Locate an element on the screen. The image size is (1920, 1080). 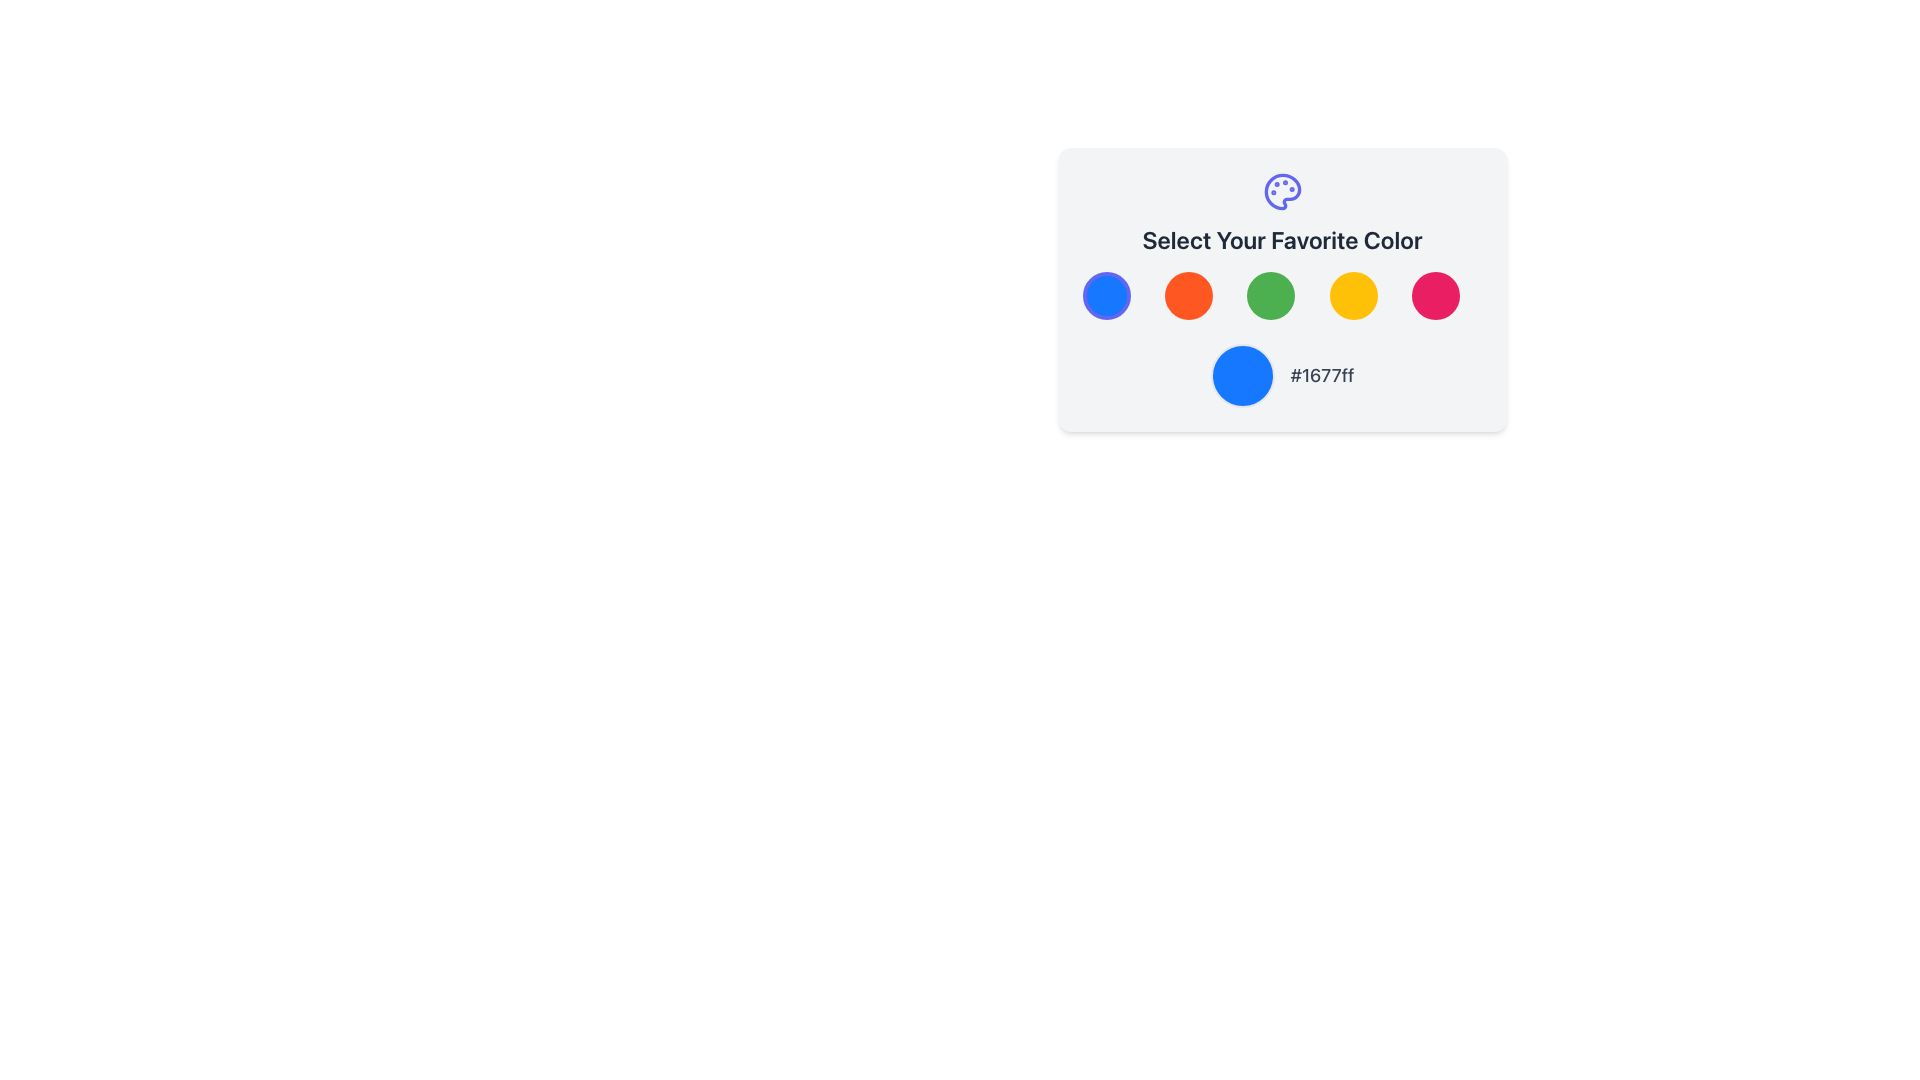
the yellow color selection button, which is the fourth button in a group of five circular buttons located near the center of the panel titled 'Select Your Favorite Color' is located at coordinates (1353, 296).